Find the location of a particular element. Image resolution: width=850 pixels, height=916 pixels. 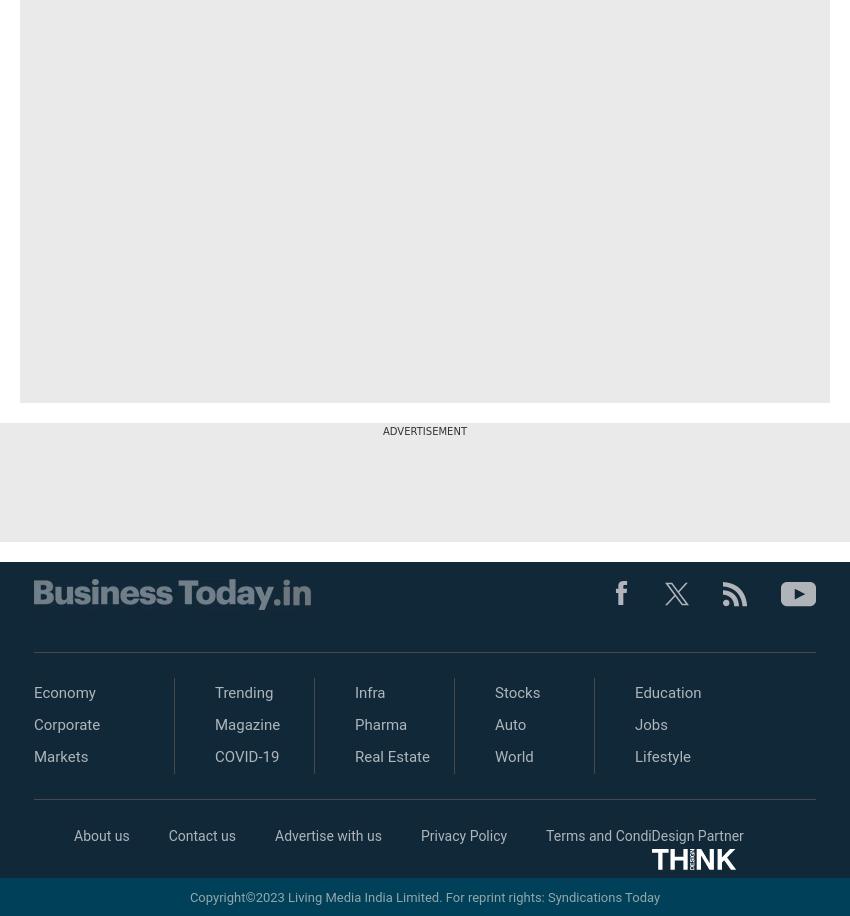

'Education' is located at coordinates (668, 693).